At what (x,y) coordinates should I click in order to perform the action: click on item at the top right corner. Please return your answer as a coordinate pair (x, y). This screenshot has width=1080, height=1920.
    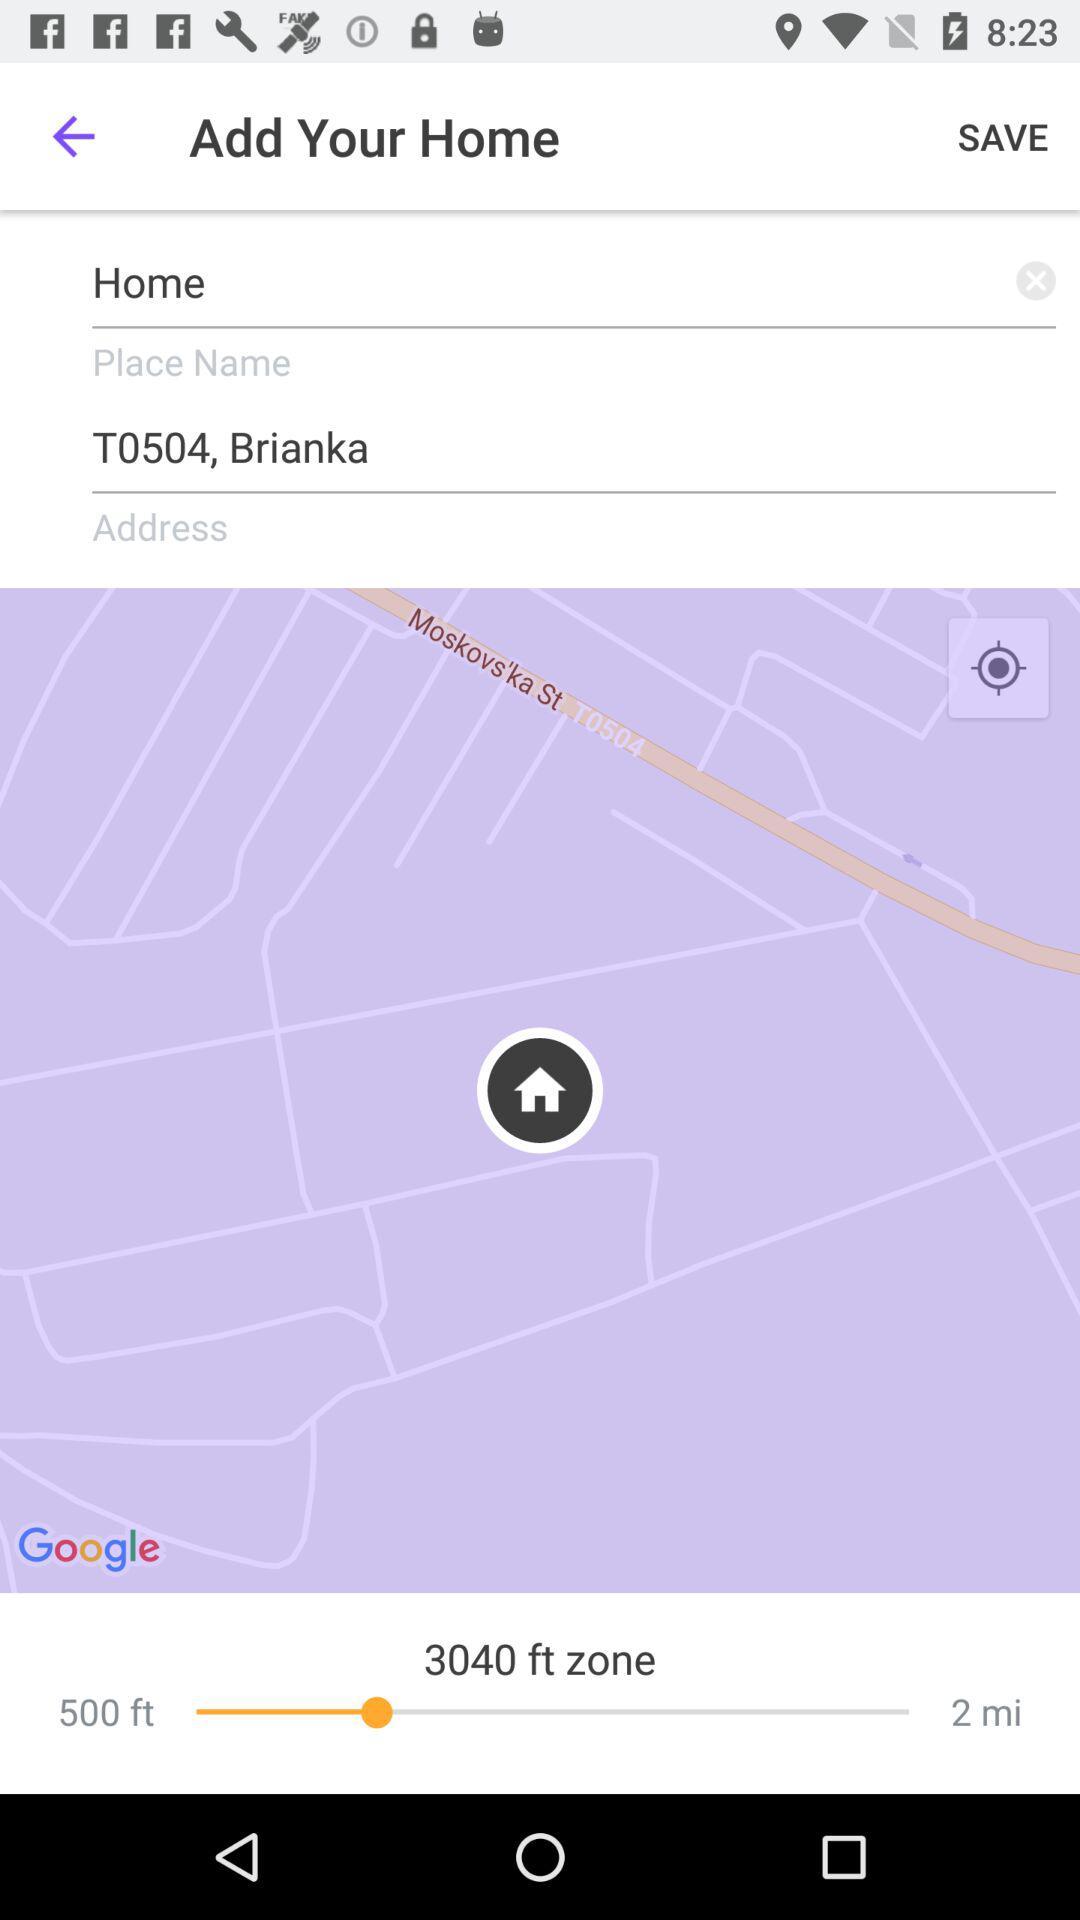
    Looking at the image, I should click on (1003, 135).